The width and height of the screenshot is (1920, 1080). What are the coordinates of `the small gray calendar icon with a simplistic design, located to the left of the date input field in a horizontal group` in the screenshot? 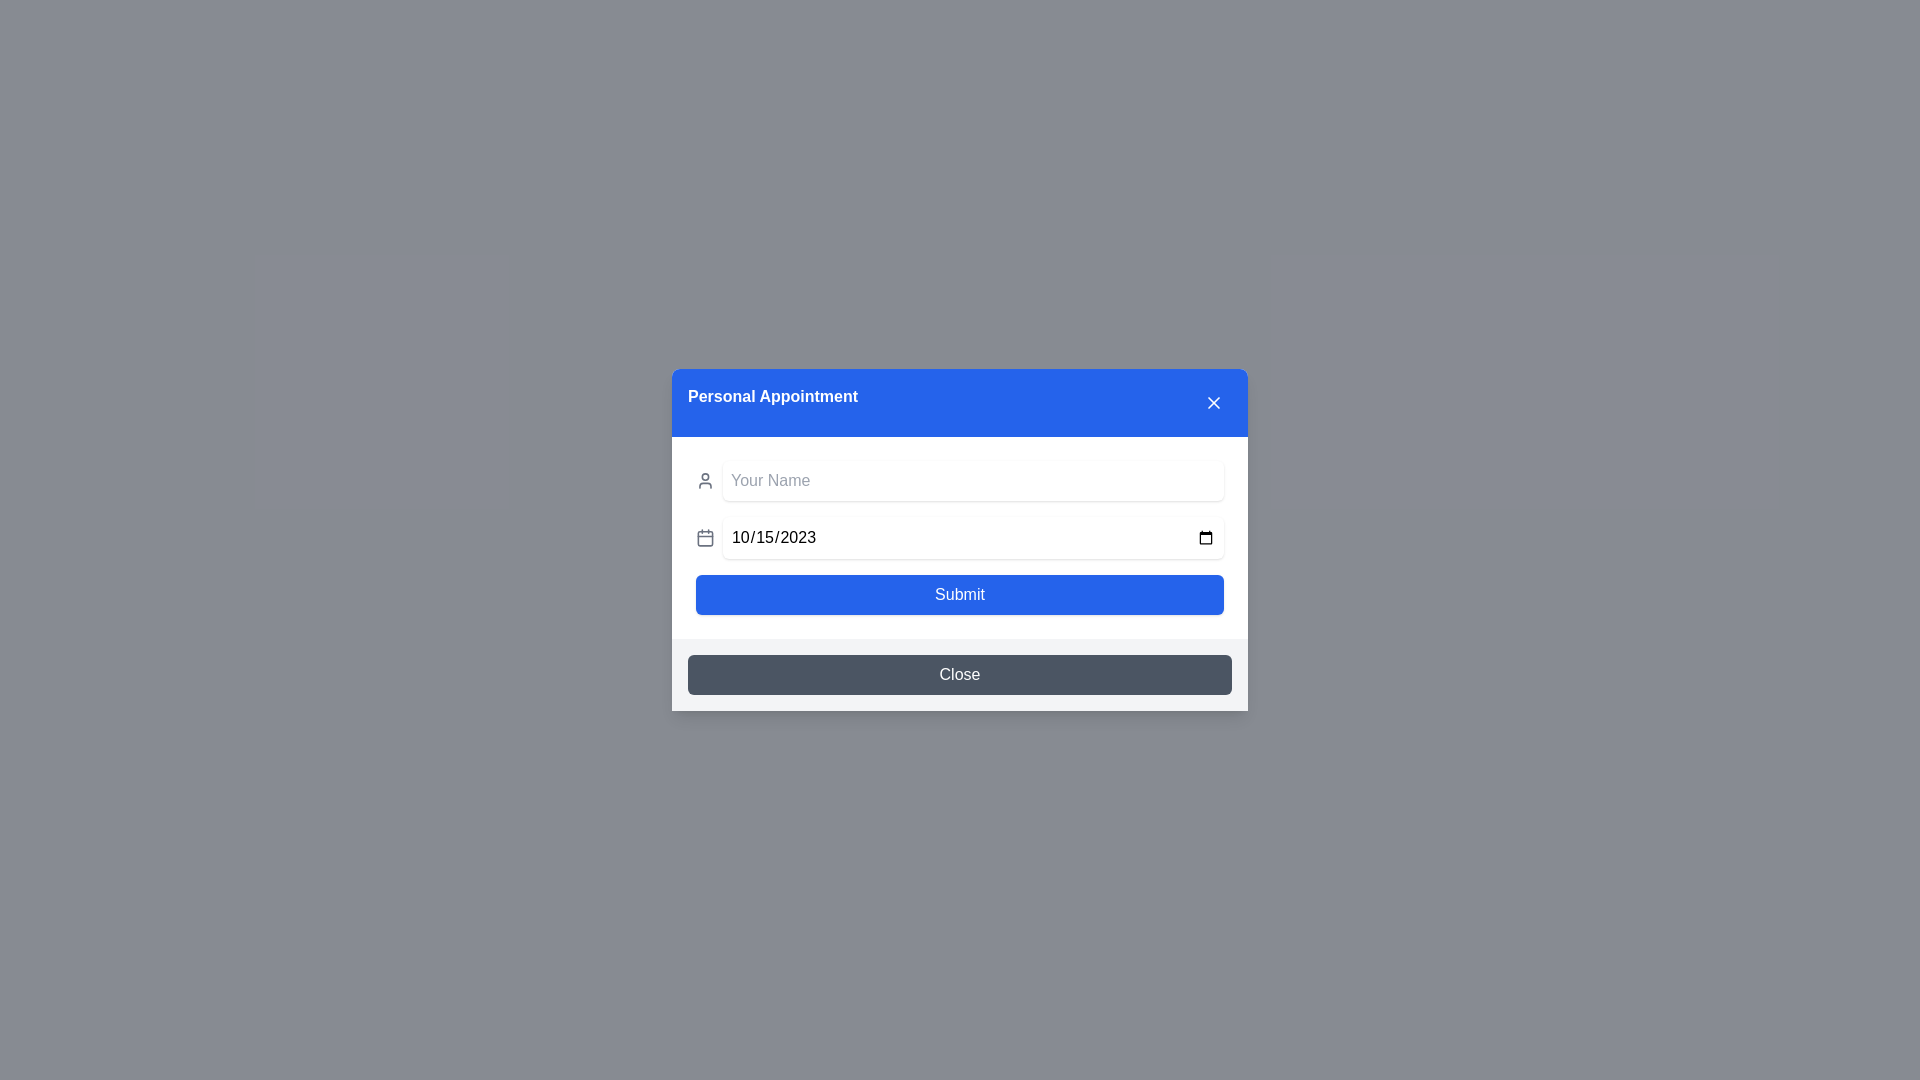 It's located at (705, 536).